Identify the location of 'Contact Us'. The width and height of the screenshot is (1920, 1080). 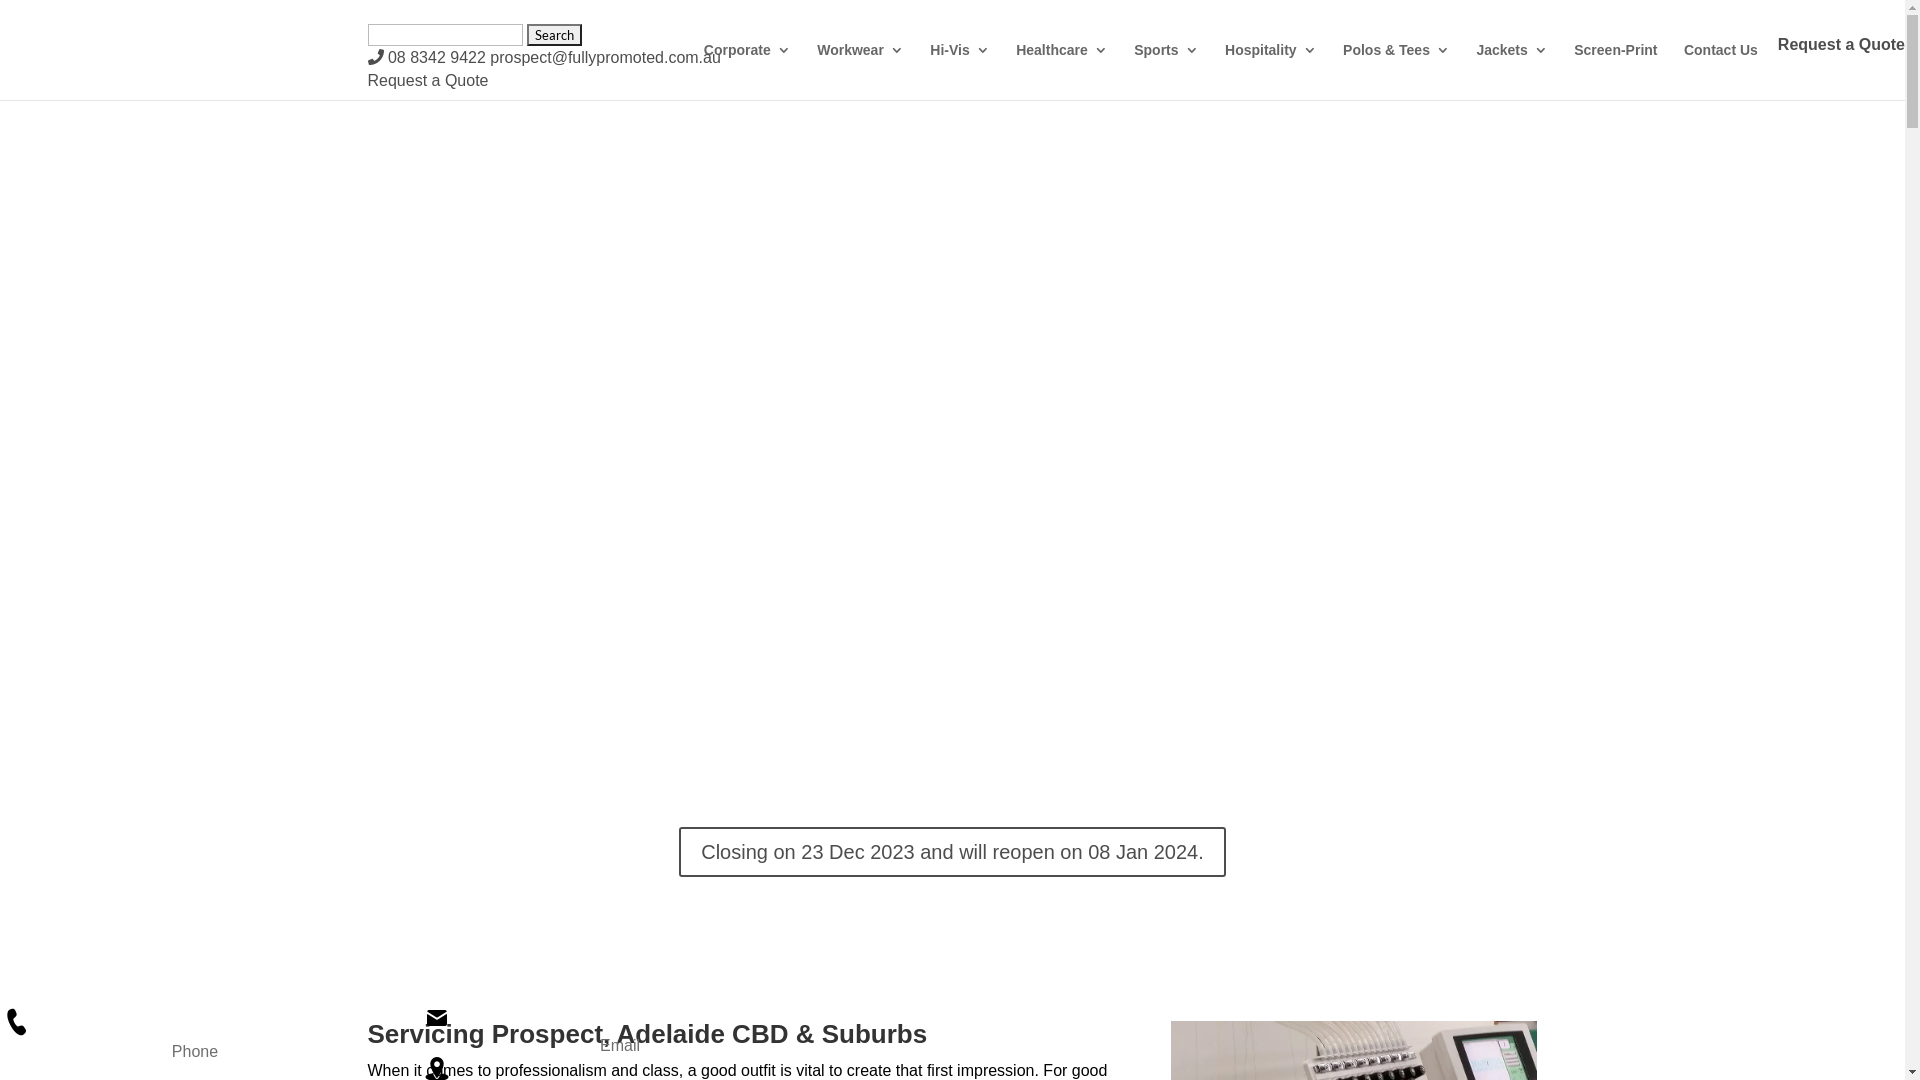
(1720, 65).